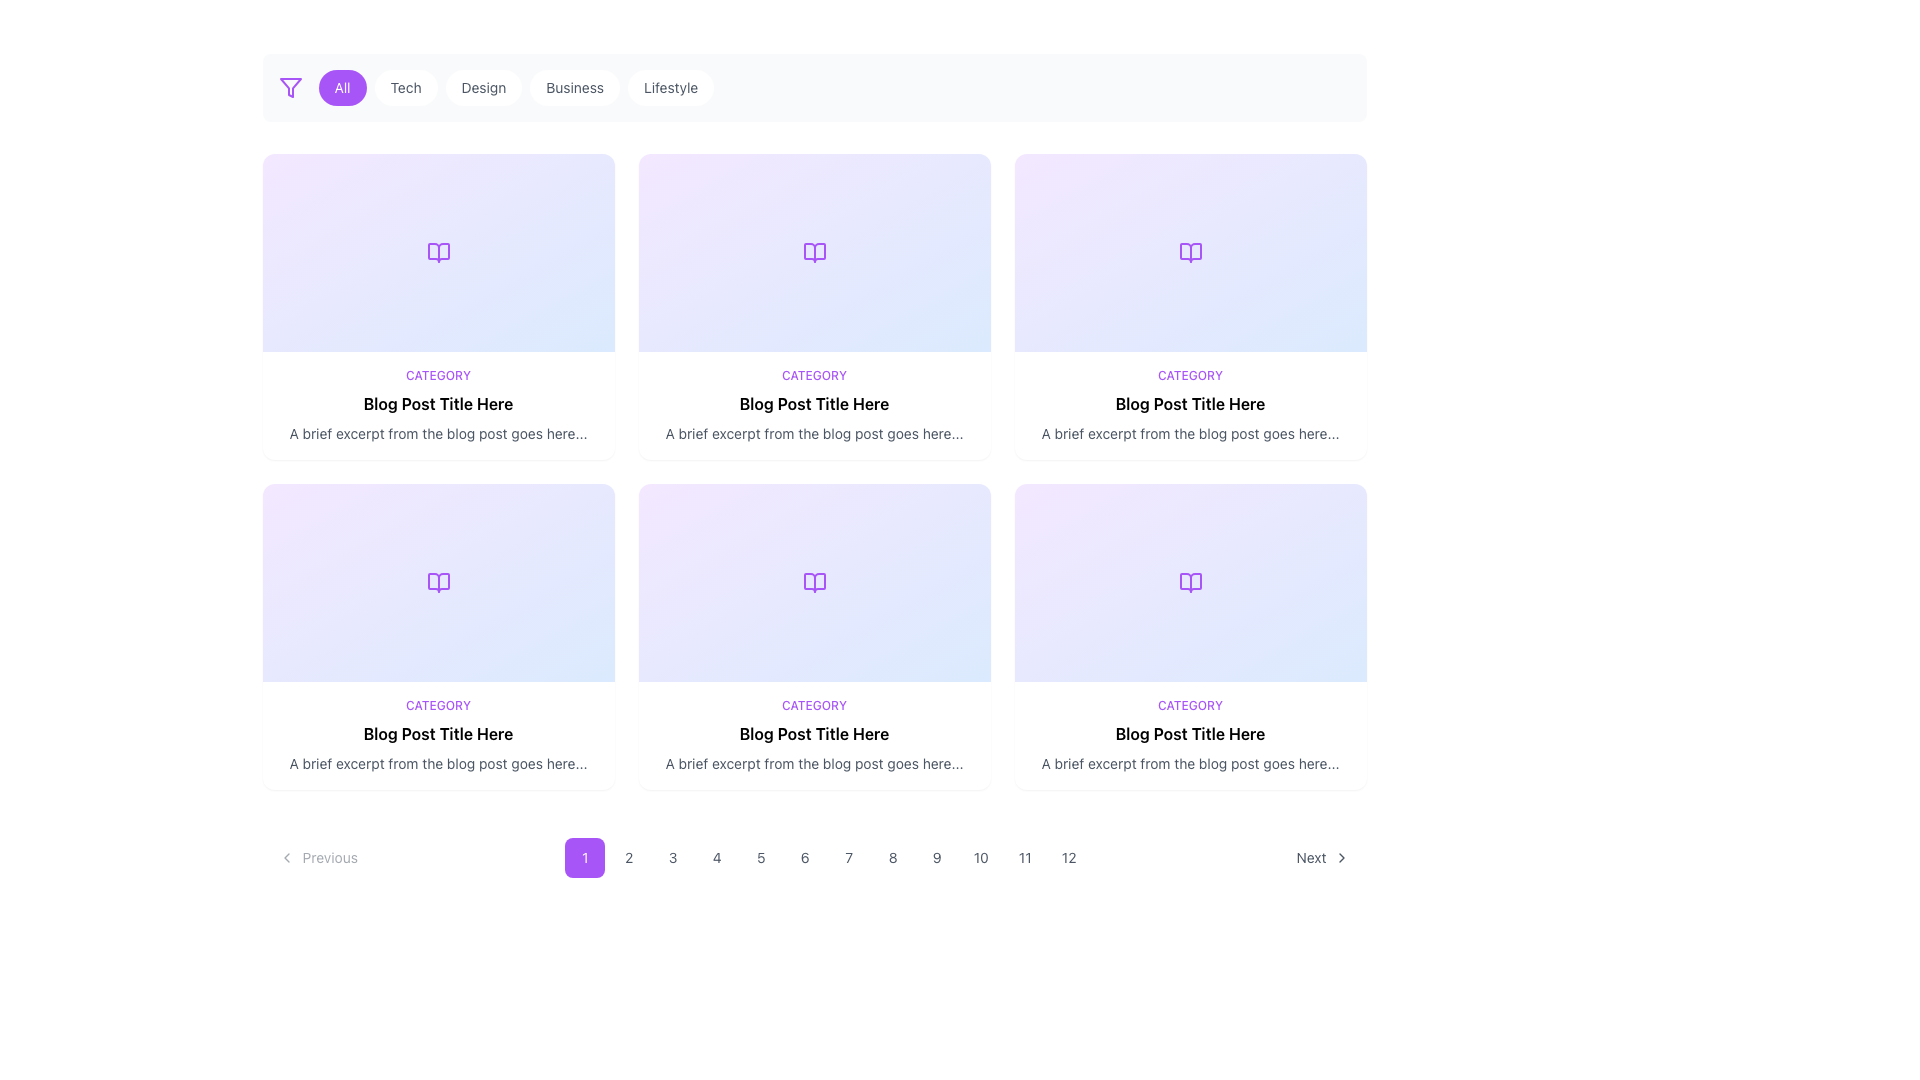  What do you see at coordinates (1190, 405) in the screenshot?
I see `the section within the blog card component that contains the label 'CATEGORY', the title 'Blog Post Title Here', and the excerpt text, if it is linked` at bounding box center [1190, 405].